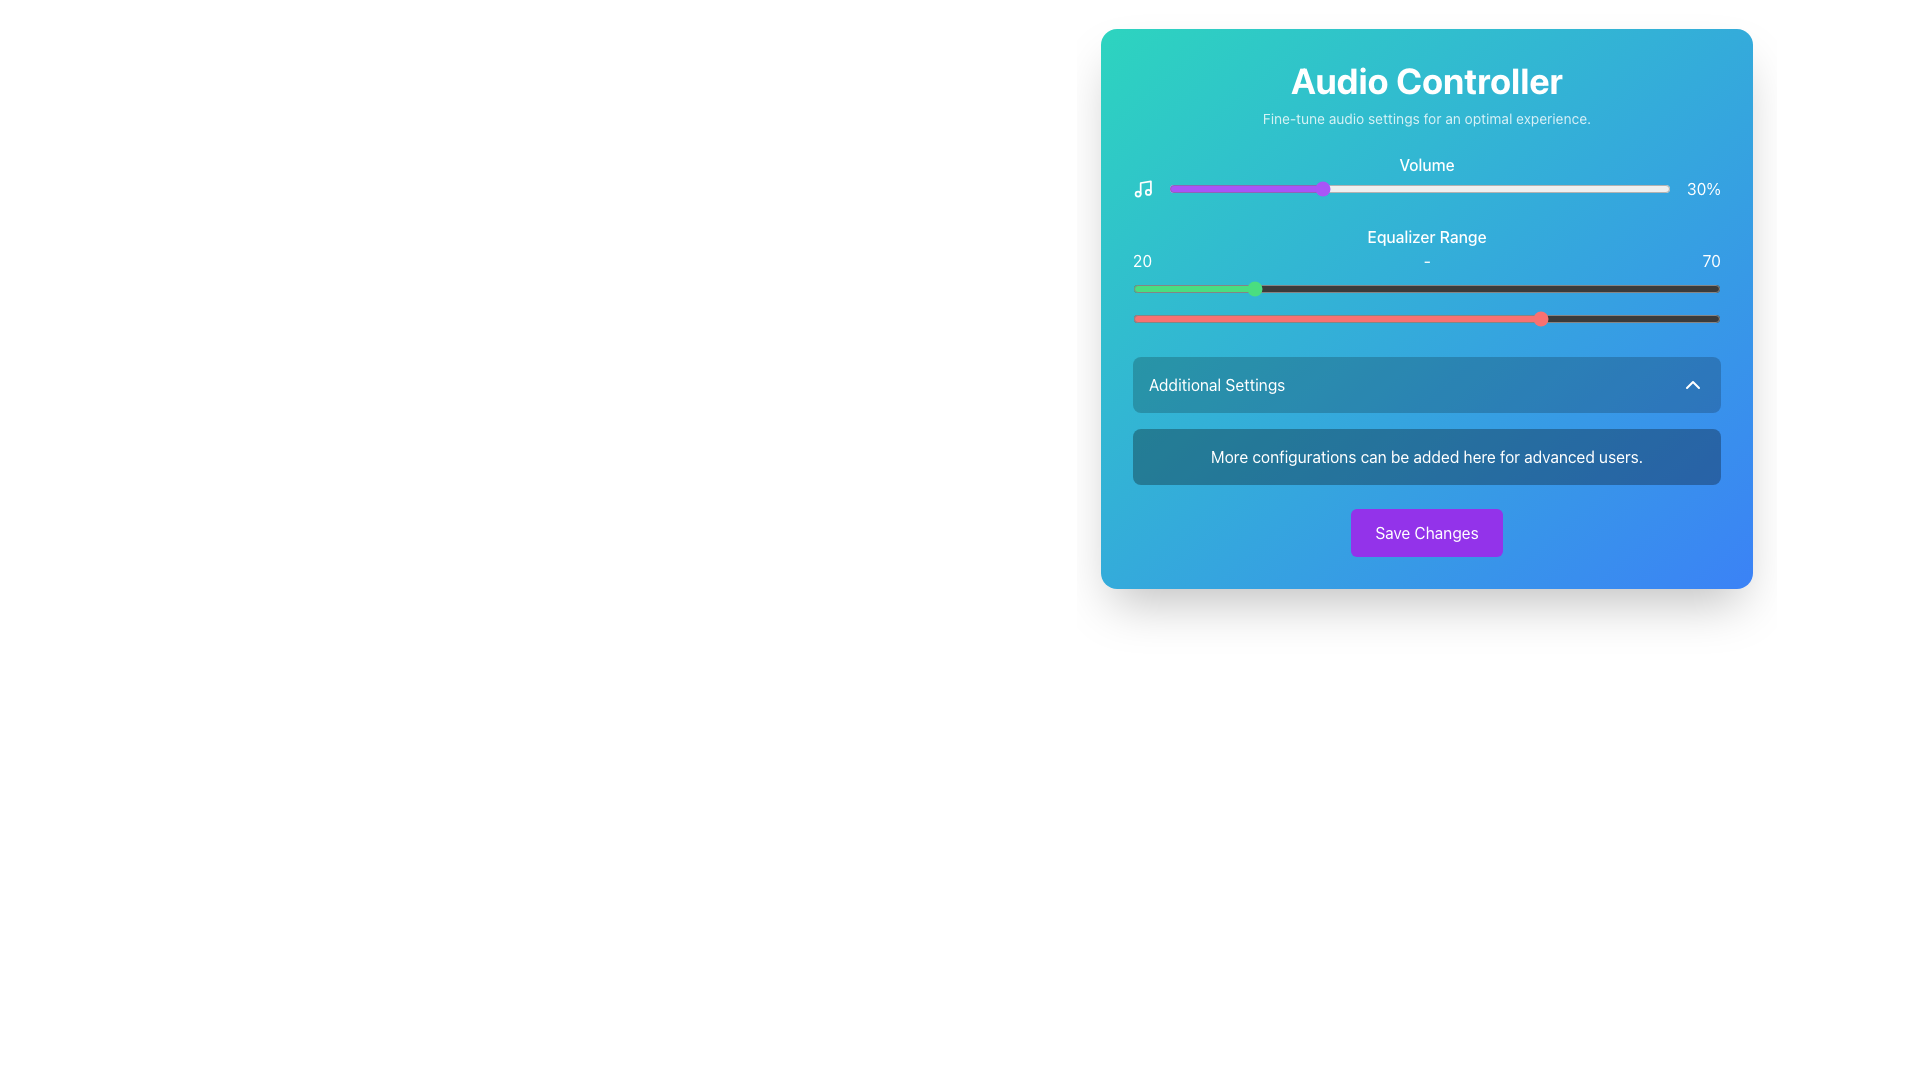 This screenshot has height=1080, width=1920. I want to click on the static text element that provides additional details about the 'Audio Controller', located directly below the title and centered under it, so click(1425, 119).